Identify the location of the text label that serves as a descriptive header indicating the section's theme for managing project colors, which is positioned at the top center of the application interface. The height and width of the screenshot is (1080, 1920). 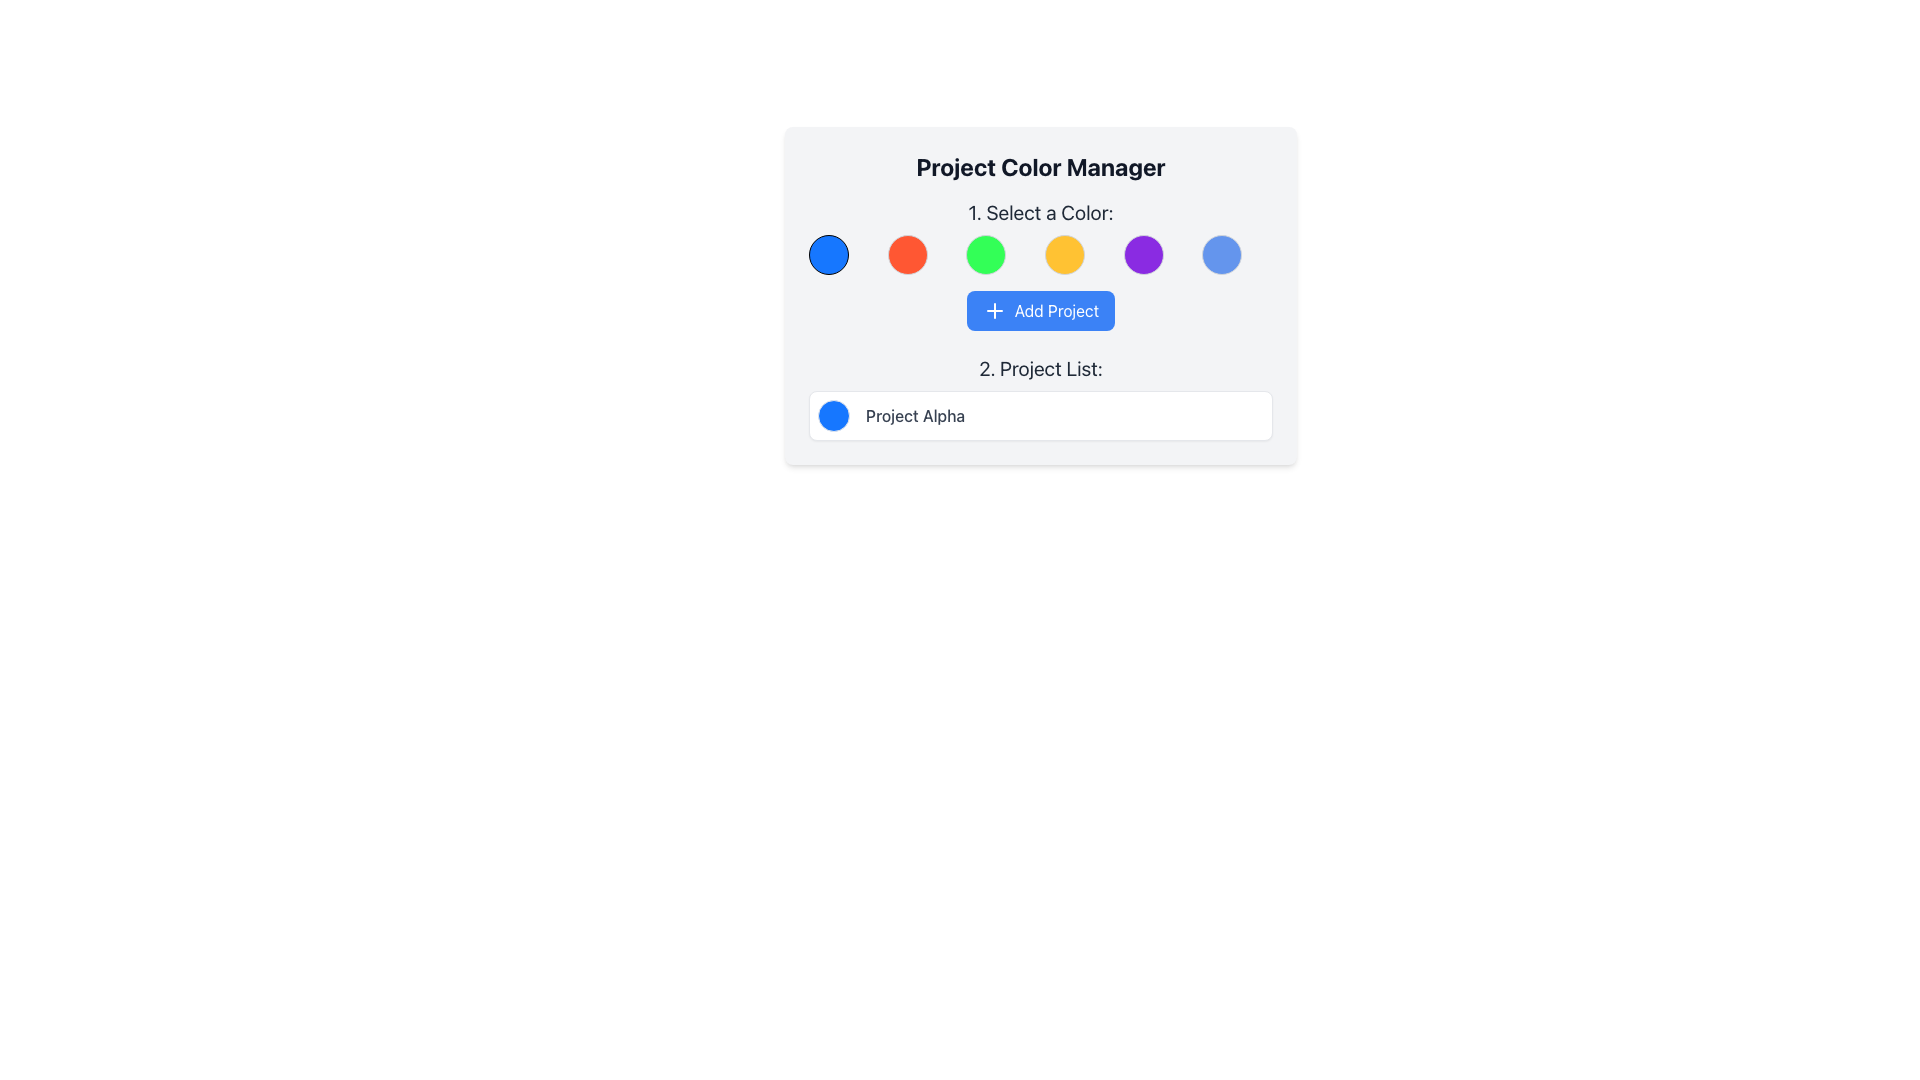
(1040, 165).